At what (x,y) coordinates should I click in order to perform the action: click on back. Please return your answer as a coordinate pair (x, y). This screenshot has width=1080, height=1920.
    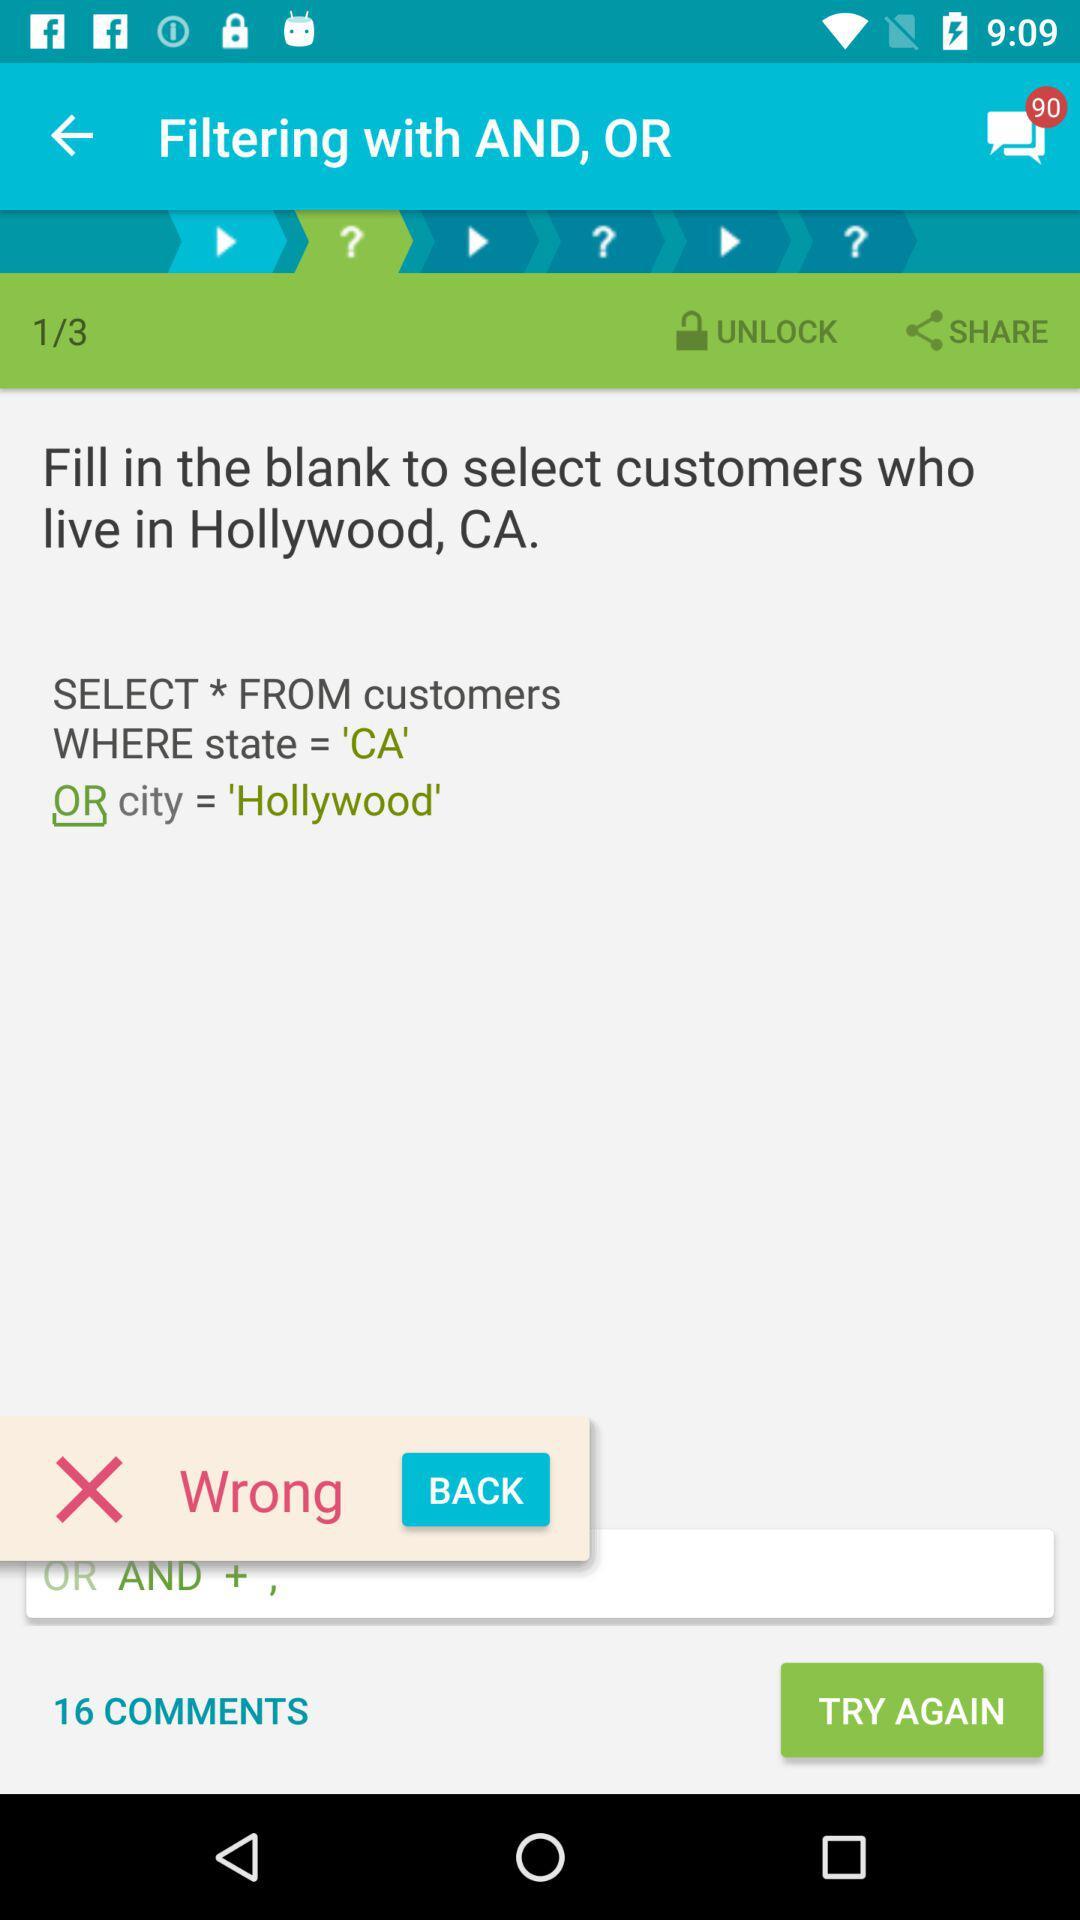
    Looking at the image, I should click on (475, 1489).